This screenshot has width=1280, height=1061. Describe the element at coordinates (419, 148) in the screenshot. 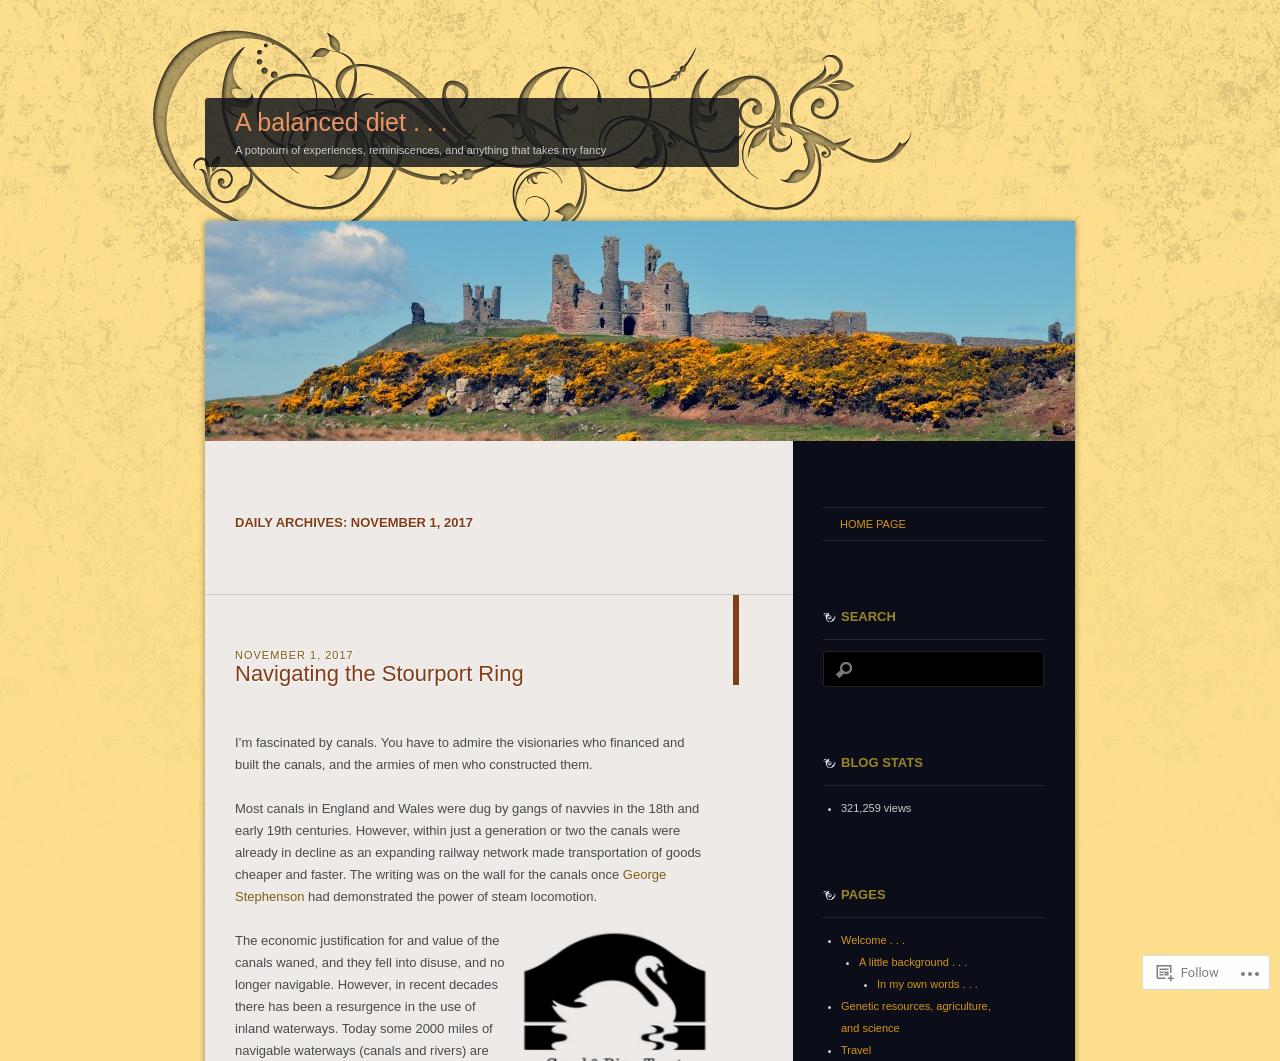

I see `'A potpourri of experiences, reminiscences, and anything that takes my fancy'` at that location.